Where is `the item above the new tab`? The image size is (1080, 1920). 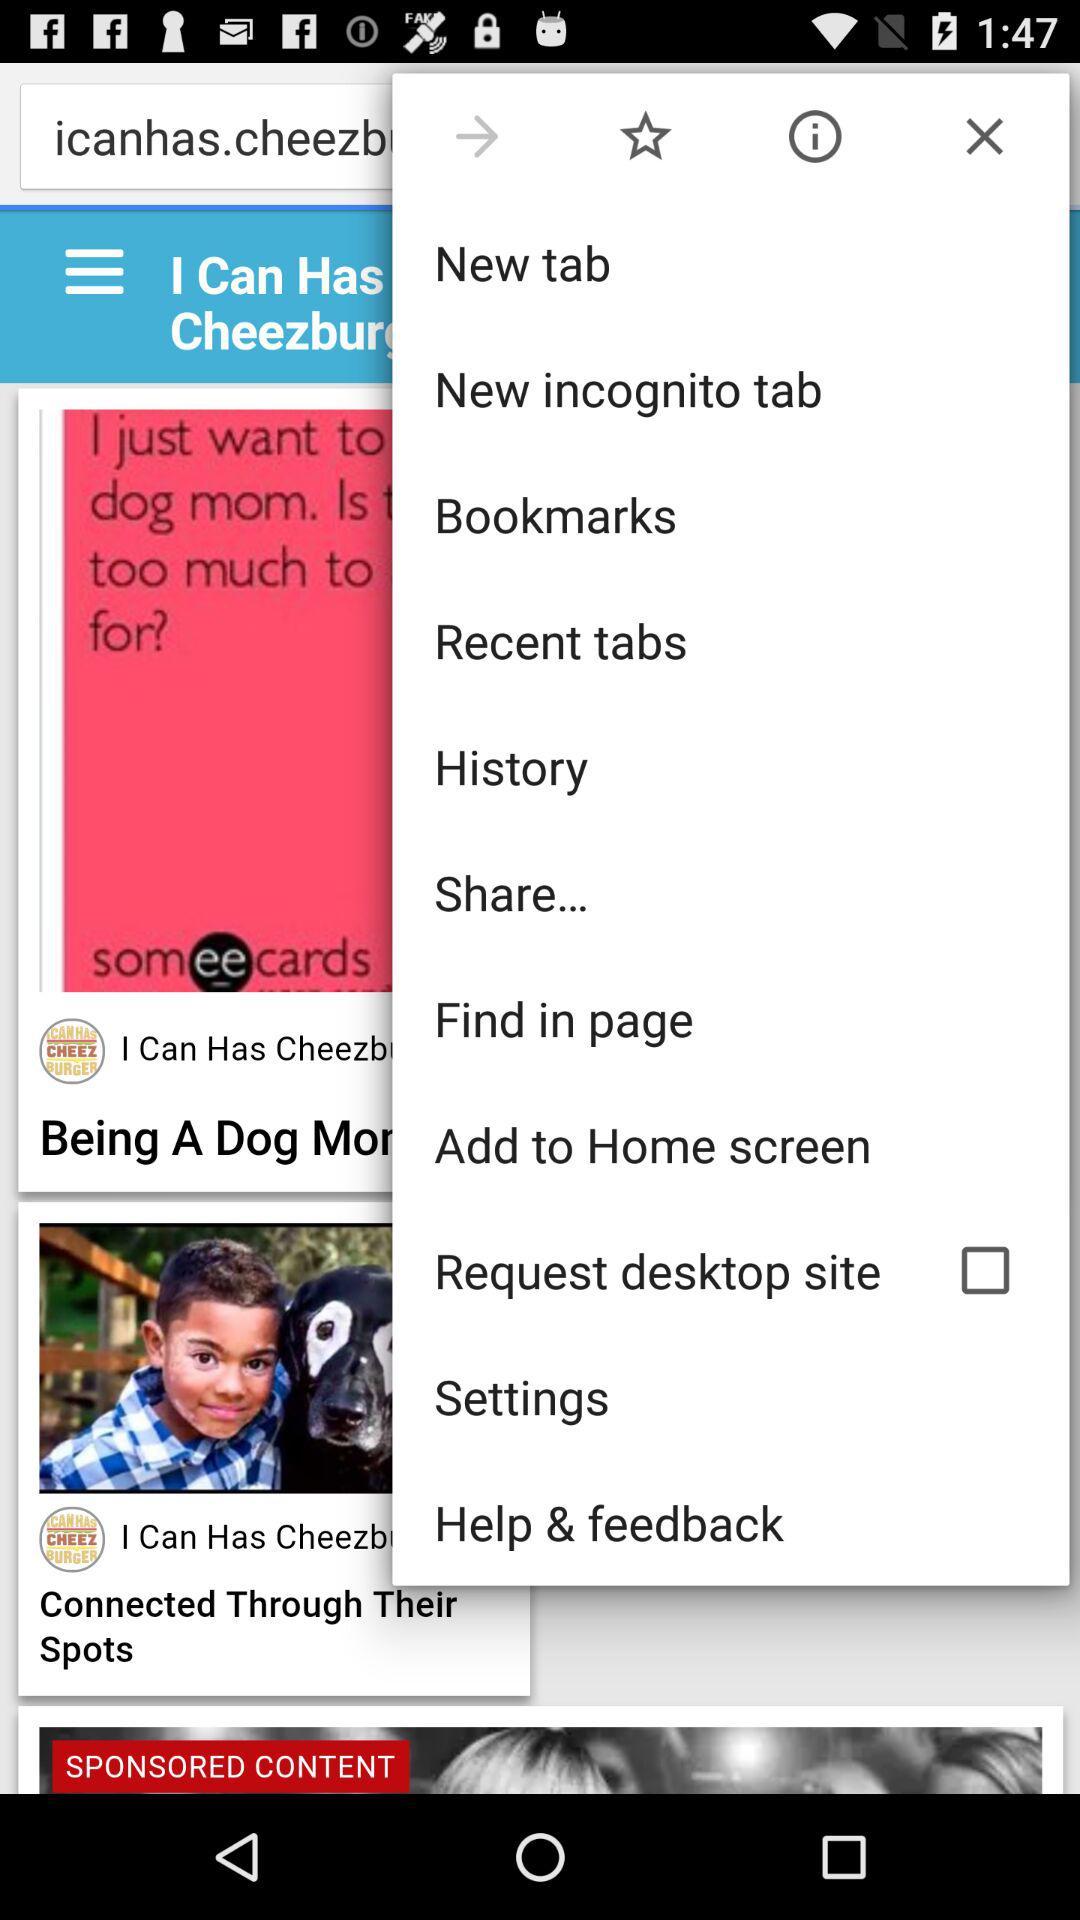 the item above the new tab is located at coordinates (476, 135).